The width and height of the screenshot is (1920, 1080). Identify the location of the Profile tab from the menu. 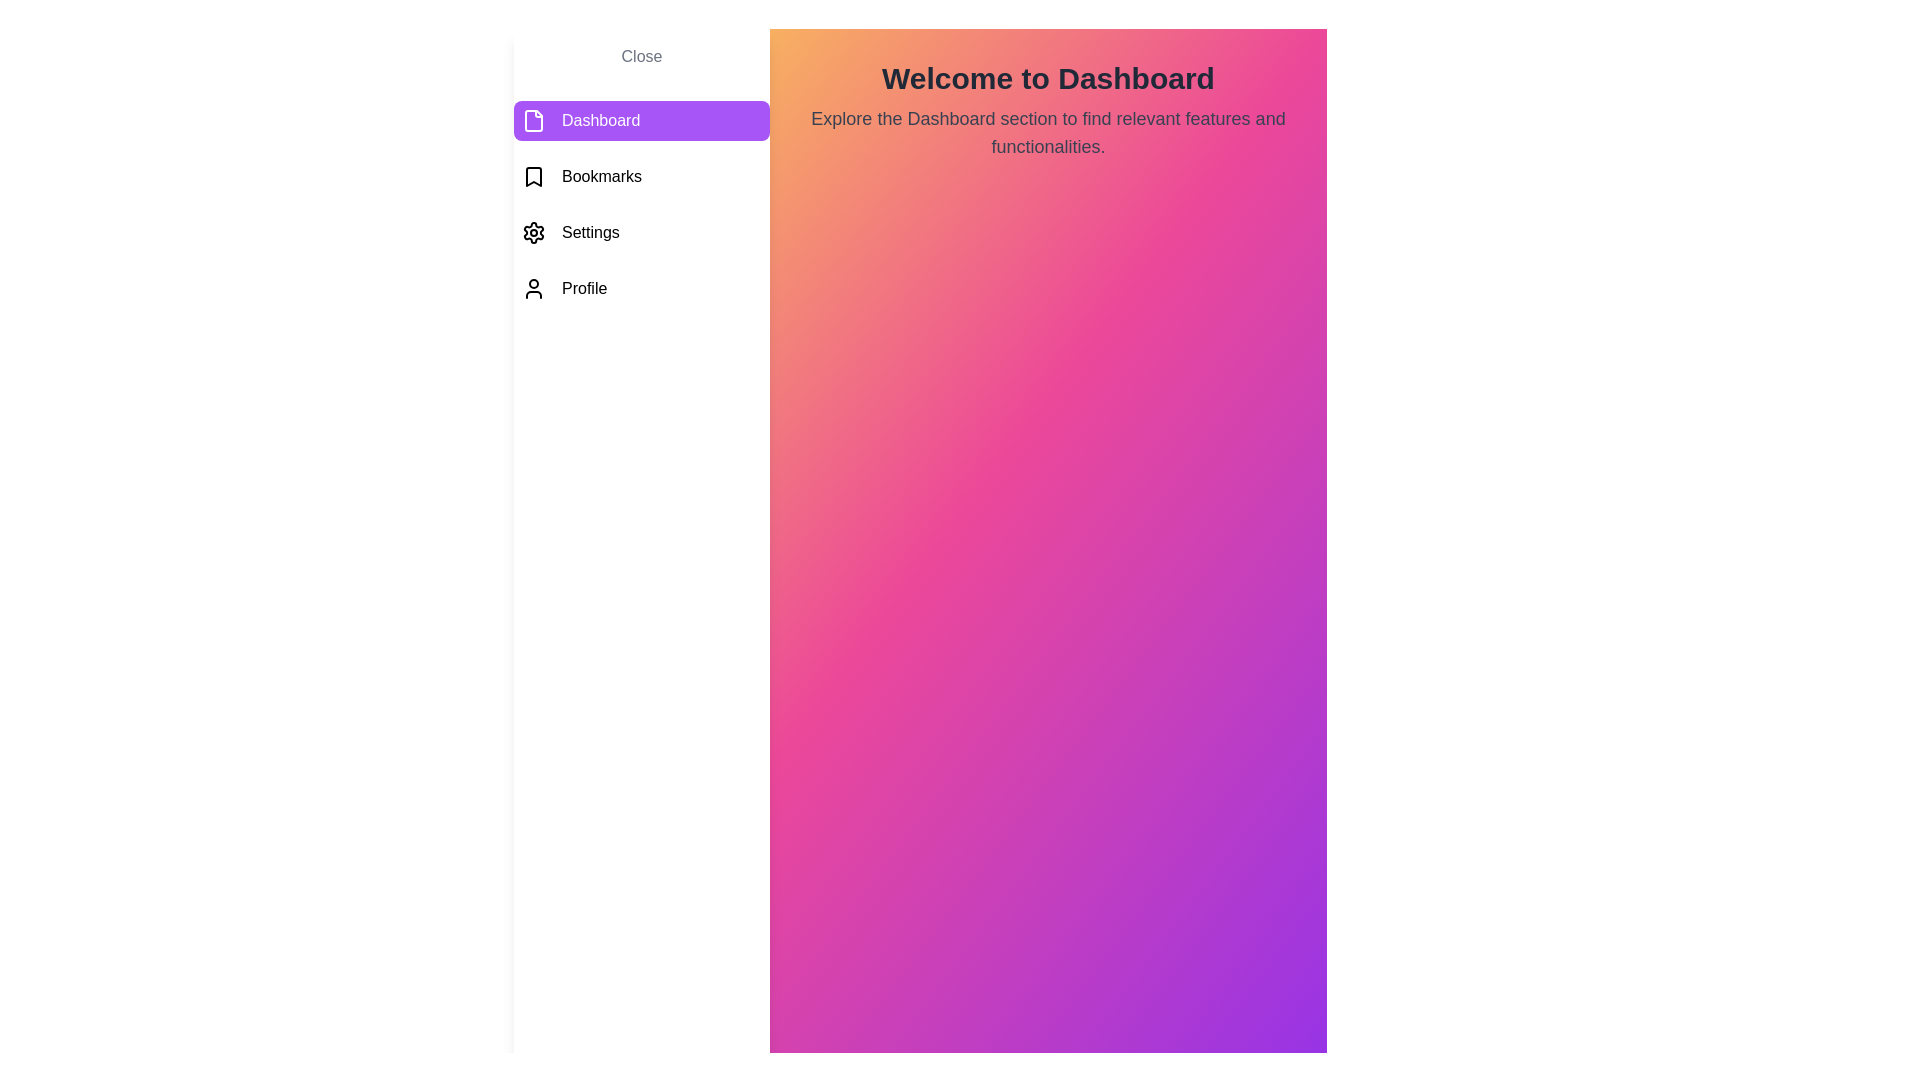
(642, 289).